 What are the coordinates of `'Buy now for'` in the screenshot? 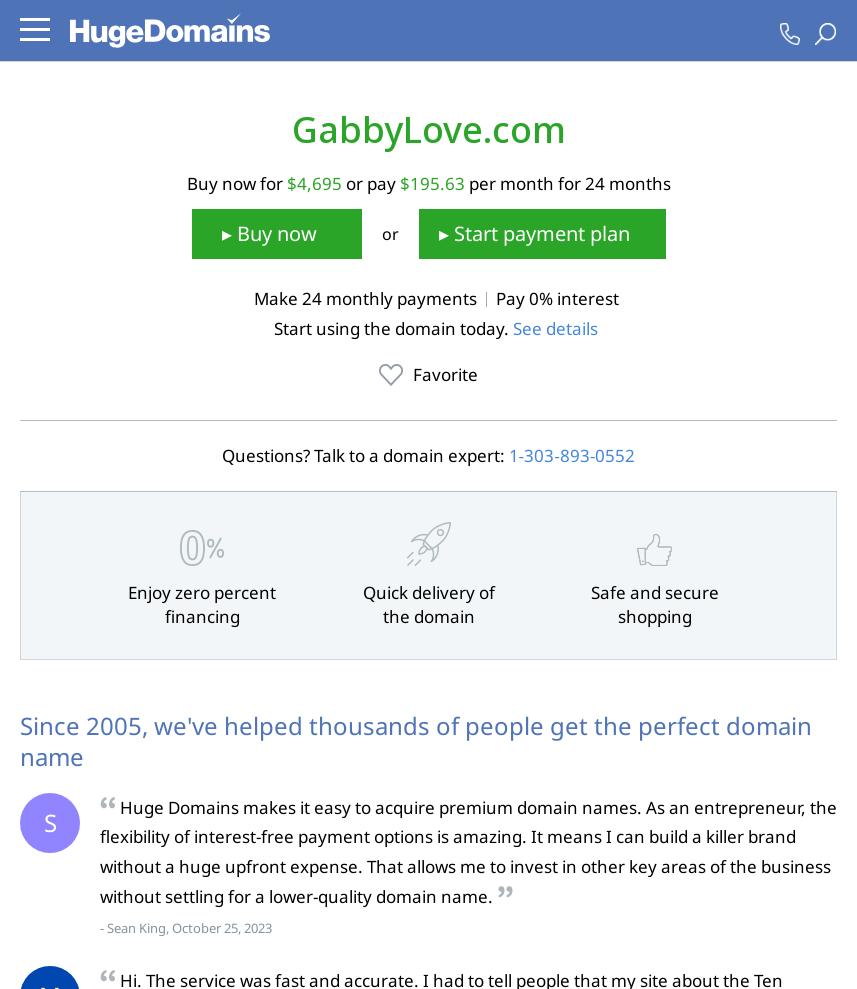 It's located at (236, 182).